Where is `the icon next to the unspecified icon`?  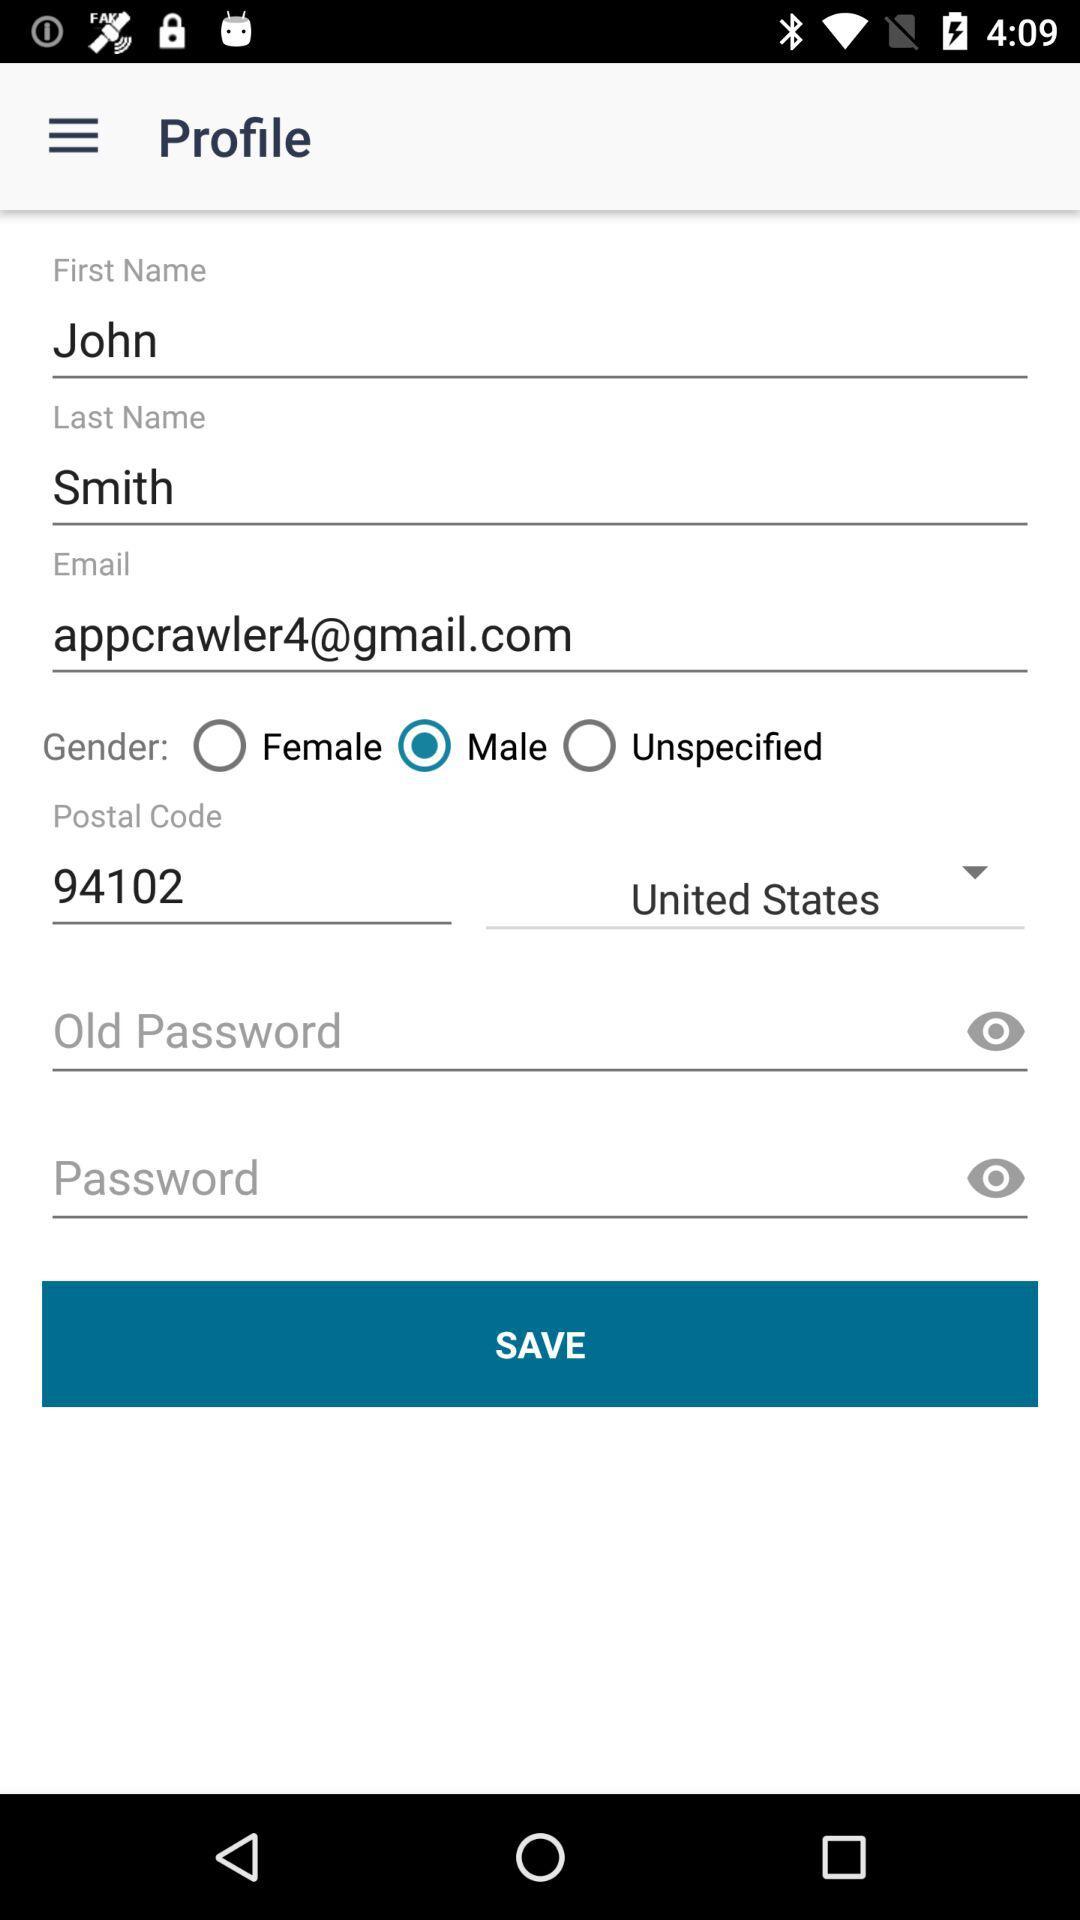 the icon next to the unspecified icon is located at coordinates (465, 744).